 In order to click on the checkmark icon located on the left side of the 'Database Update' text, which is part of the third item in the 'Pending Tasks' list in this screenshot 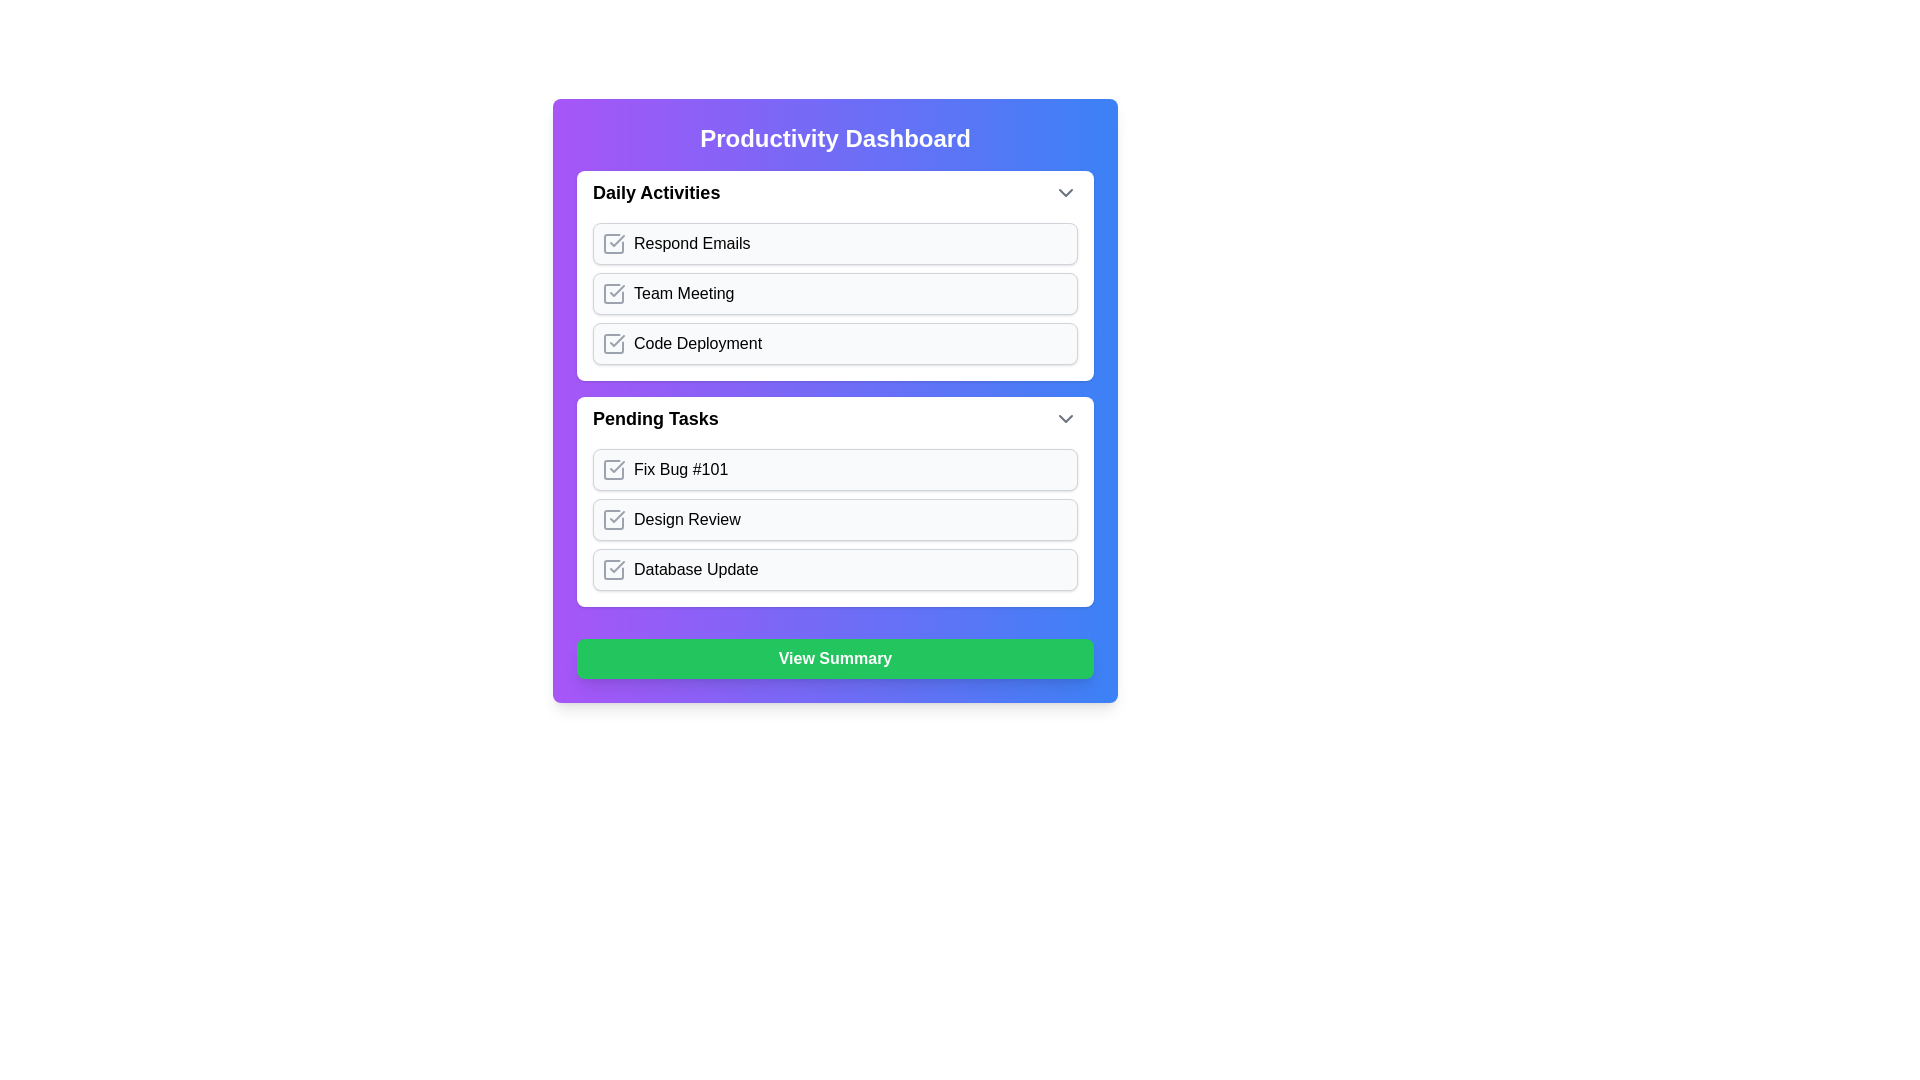, I will do `click(613, 570)`.